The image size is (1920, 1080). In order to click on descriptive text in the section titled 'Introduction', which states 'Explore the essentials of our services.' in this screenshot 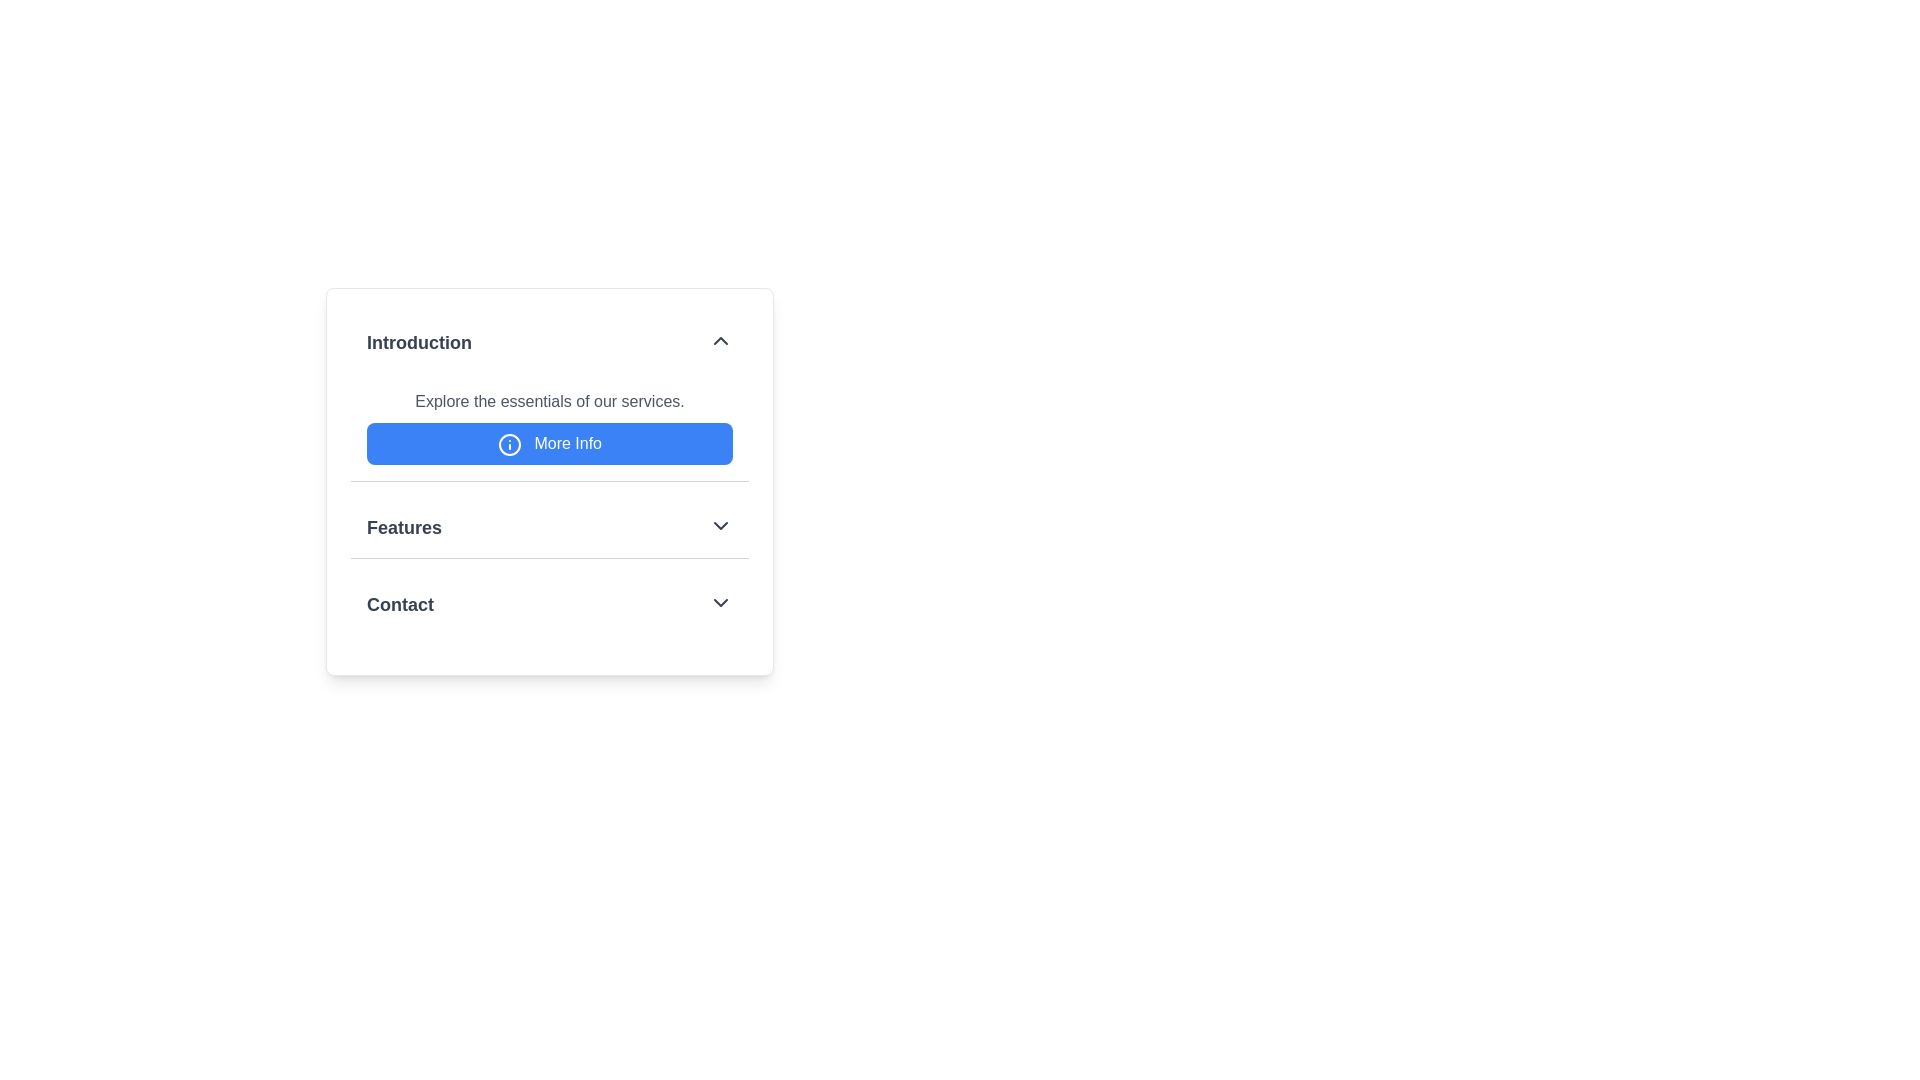, I will do `click(550, 397)`.